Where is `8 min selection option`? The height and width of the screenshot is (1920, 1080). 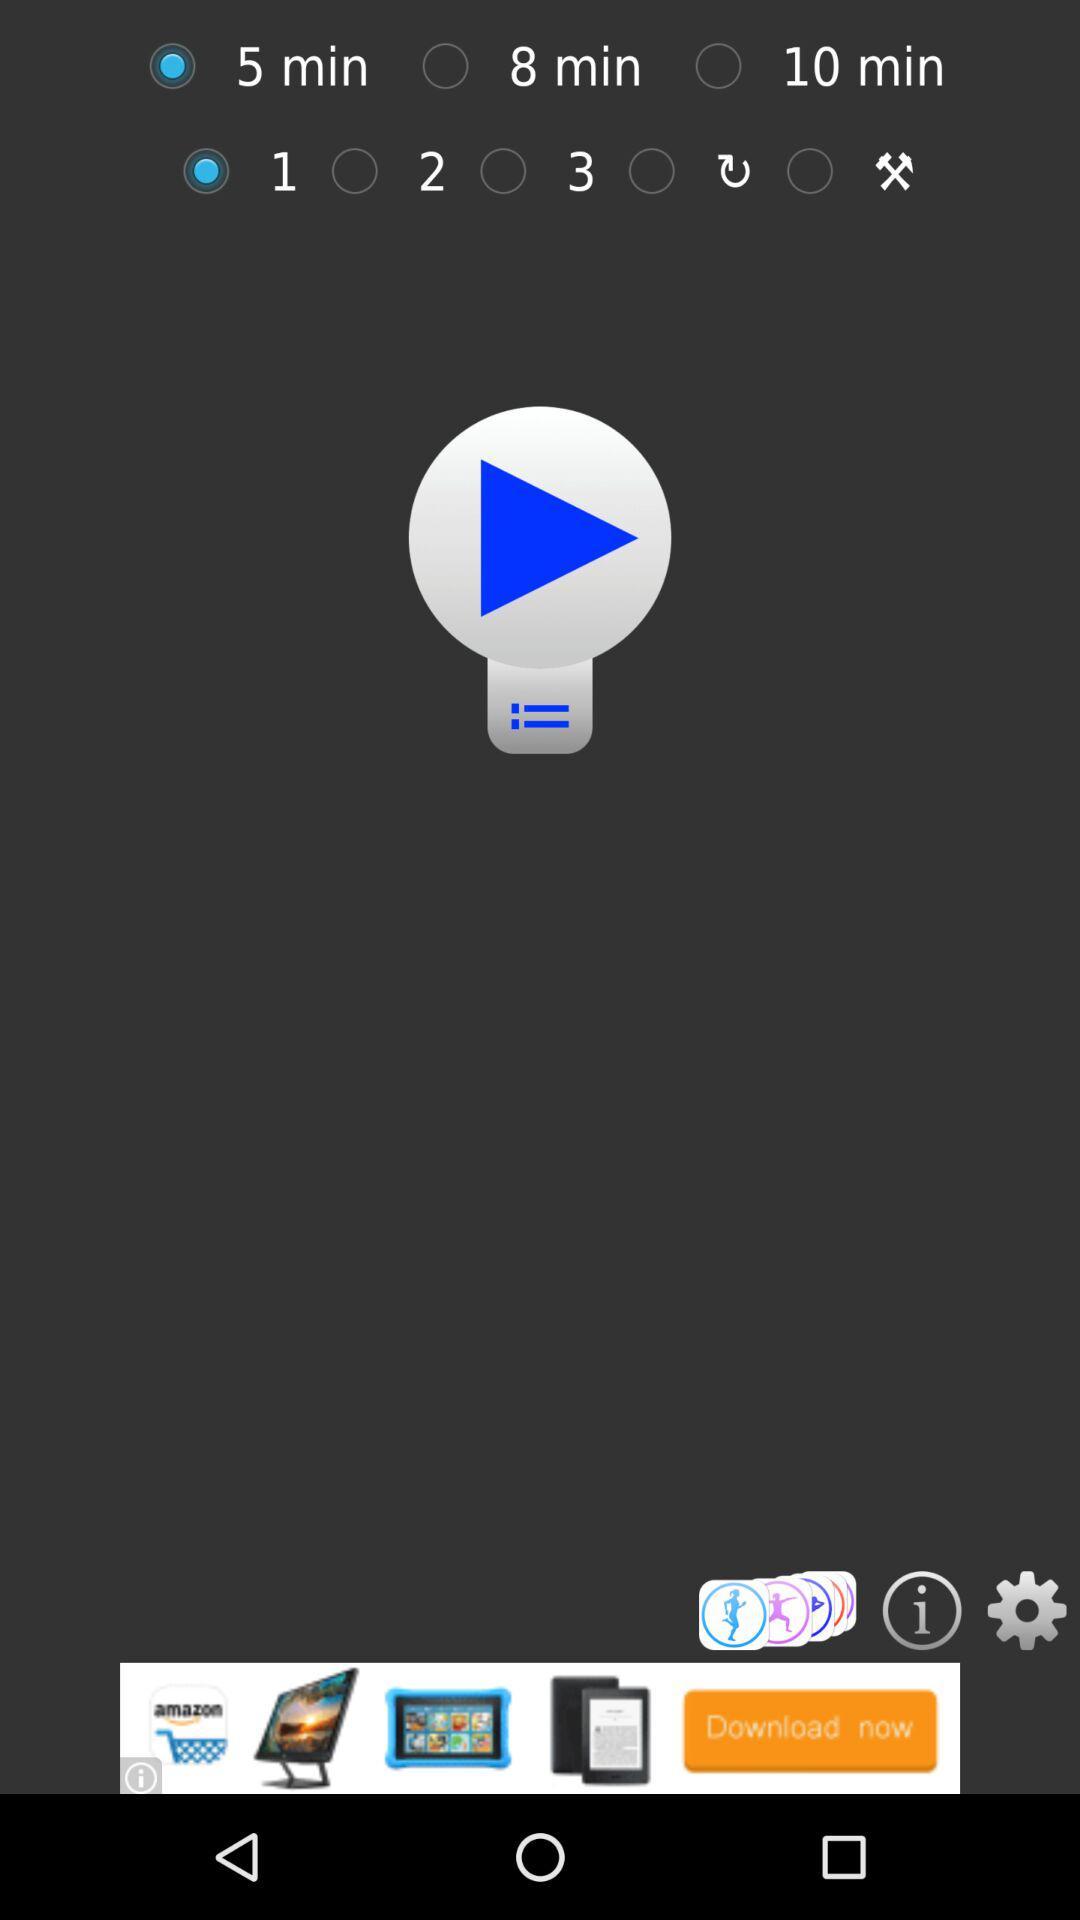
8 min selection option is located at coordinates (455, 66).